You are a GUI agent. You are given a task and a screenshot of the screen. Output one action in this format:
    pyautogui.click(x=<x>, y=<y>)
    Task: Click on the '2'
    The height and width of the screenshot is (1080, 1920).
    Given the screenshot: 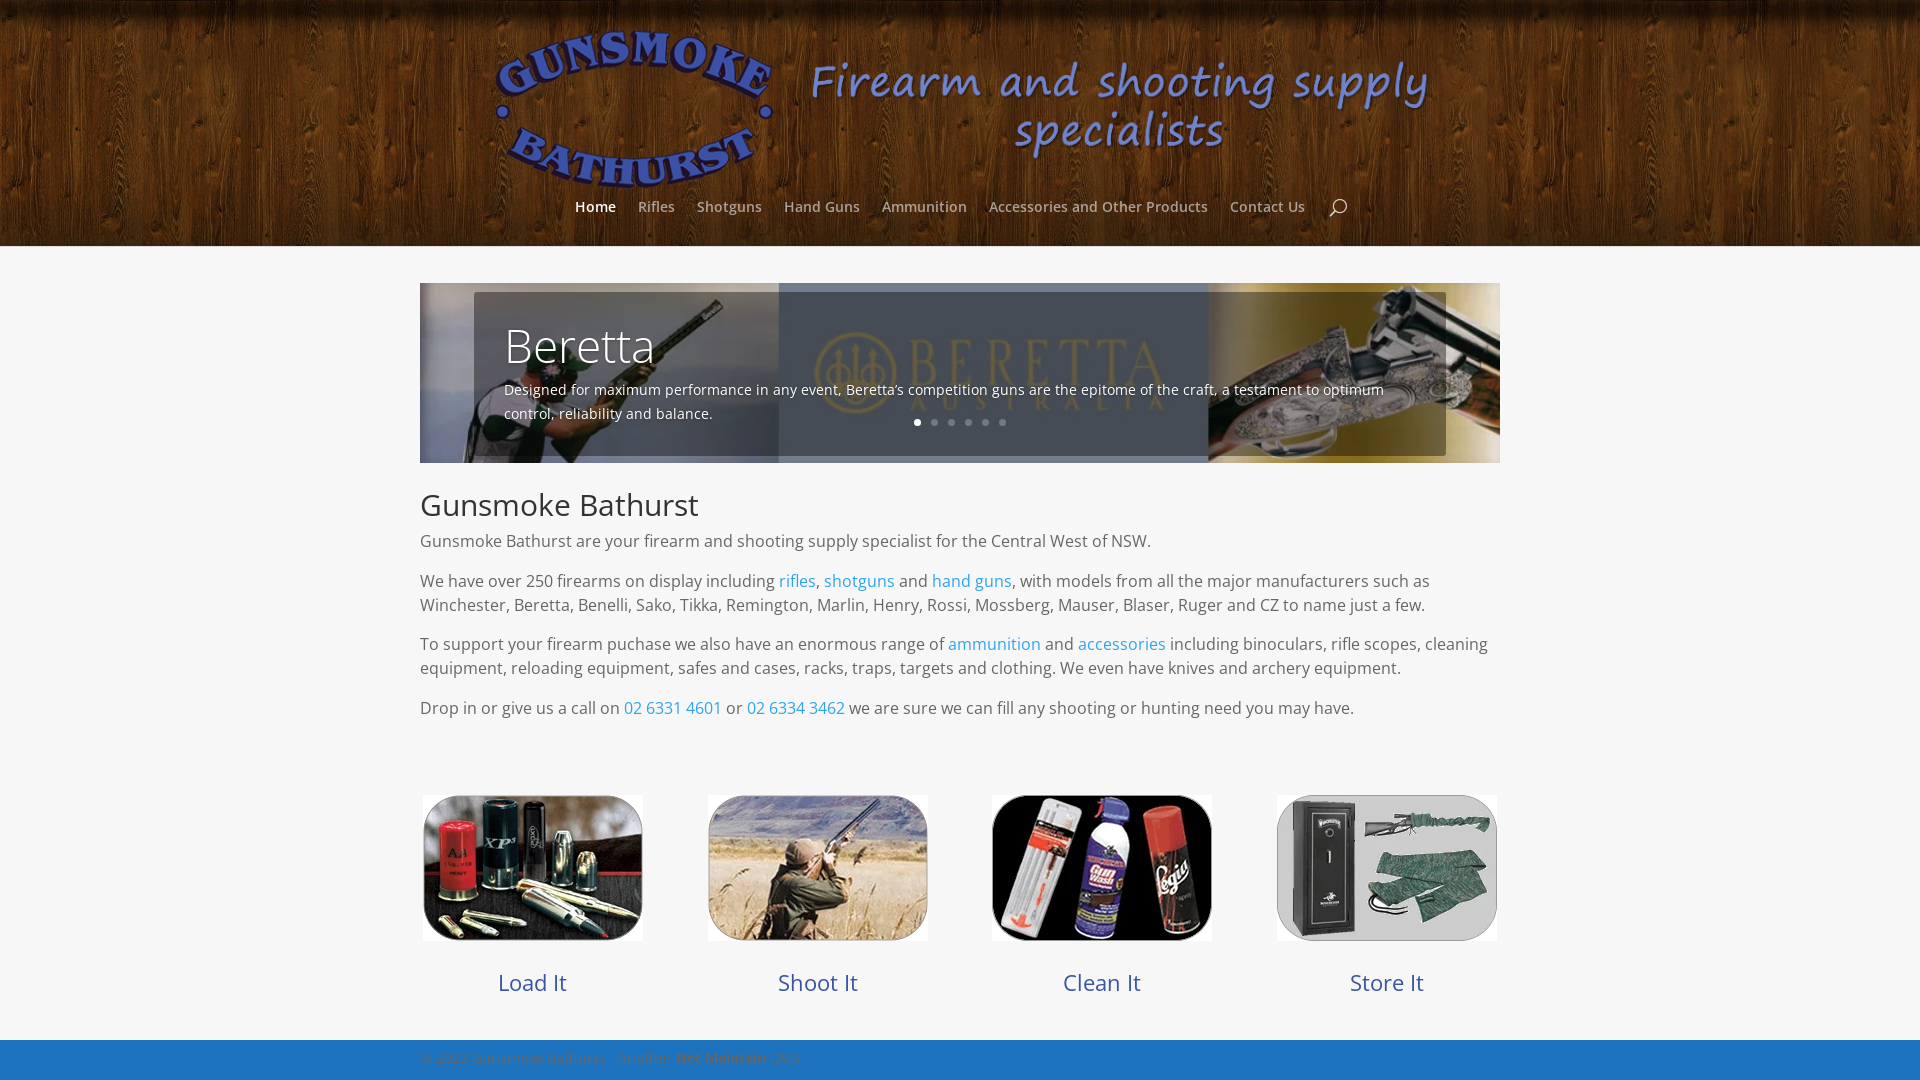 What is the action you would take?
    pyautogui.click(x=933, y=421)
    